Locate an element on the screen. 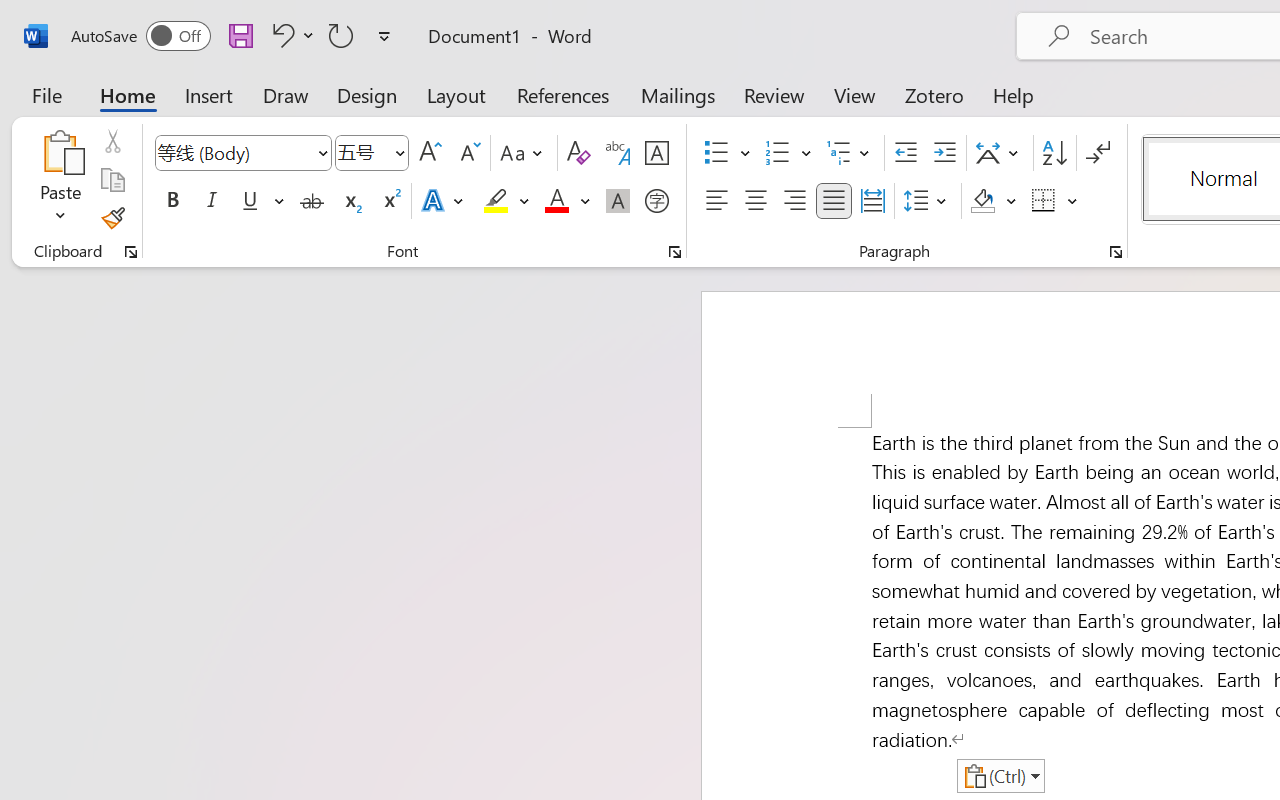 The image size is (1280, 800). 'Undo Paste Text Only' is located at coordinates (279, 34).